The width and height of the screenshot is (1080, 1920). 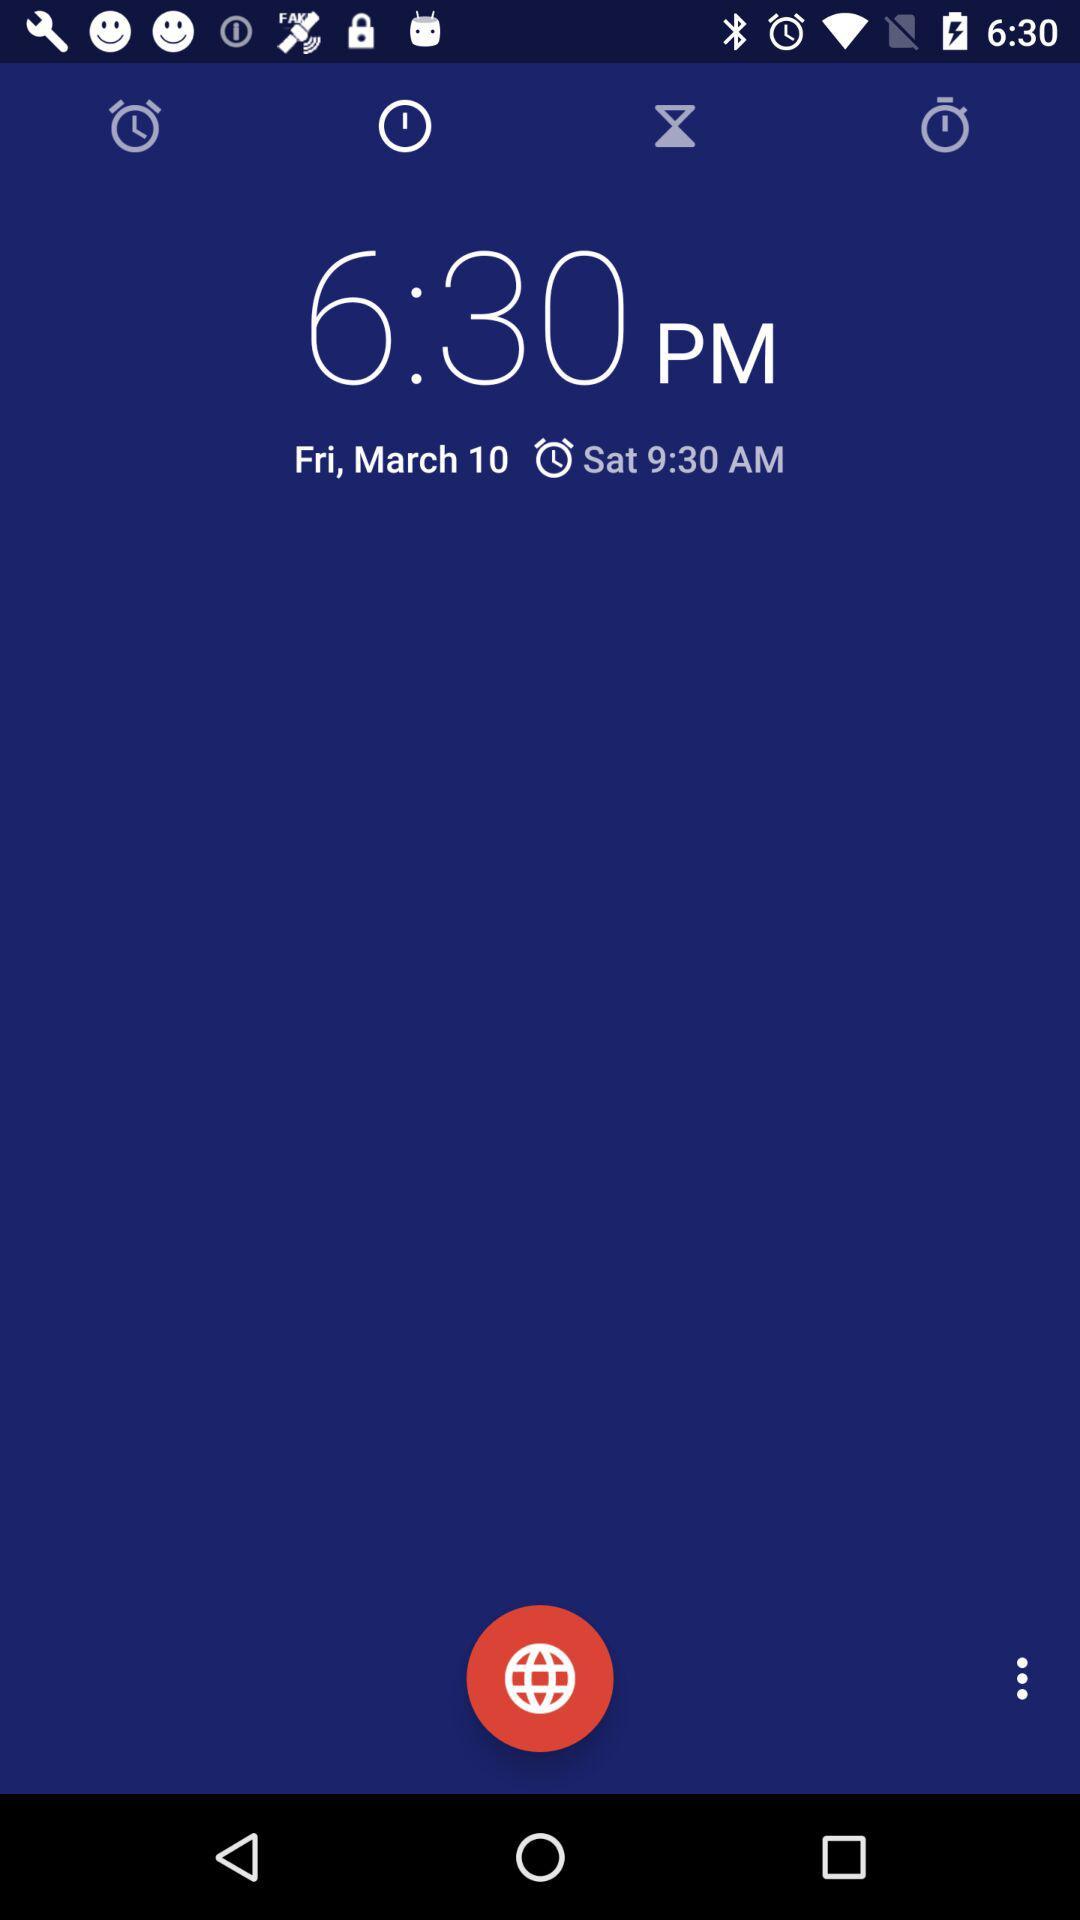 I want to click on the fri, march 10 item, so click(x=401, y=457).